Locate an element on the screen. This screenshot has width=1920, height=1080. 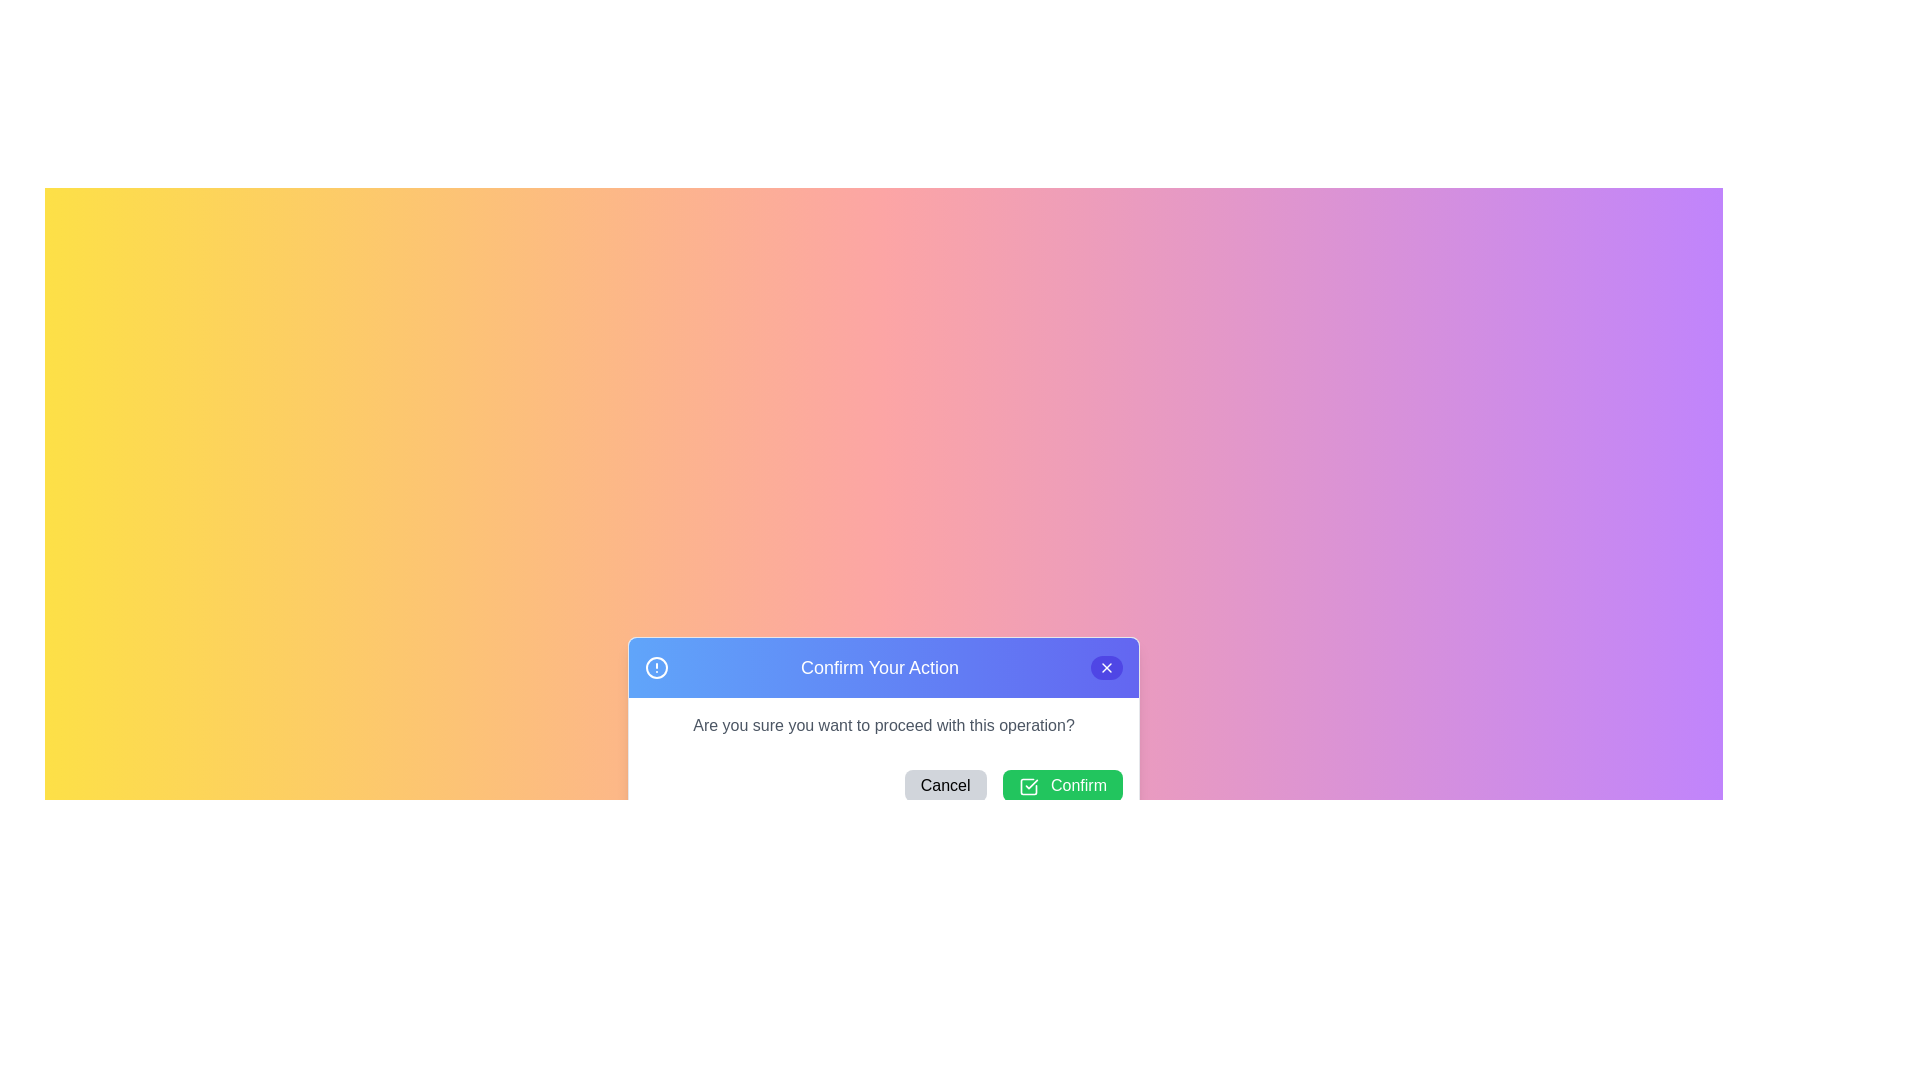
the alert or notification icon located in the top-left section of the modal, aligned with the 'Confirm Your Action' text is located at coordinates (657, 667).